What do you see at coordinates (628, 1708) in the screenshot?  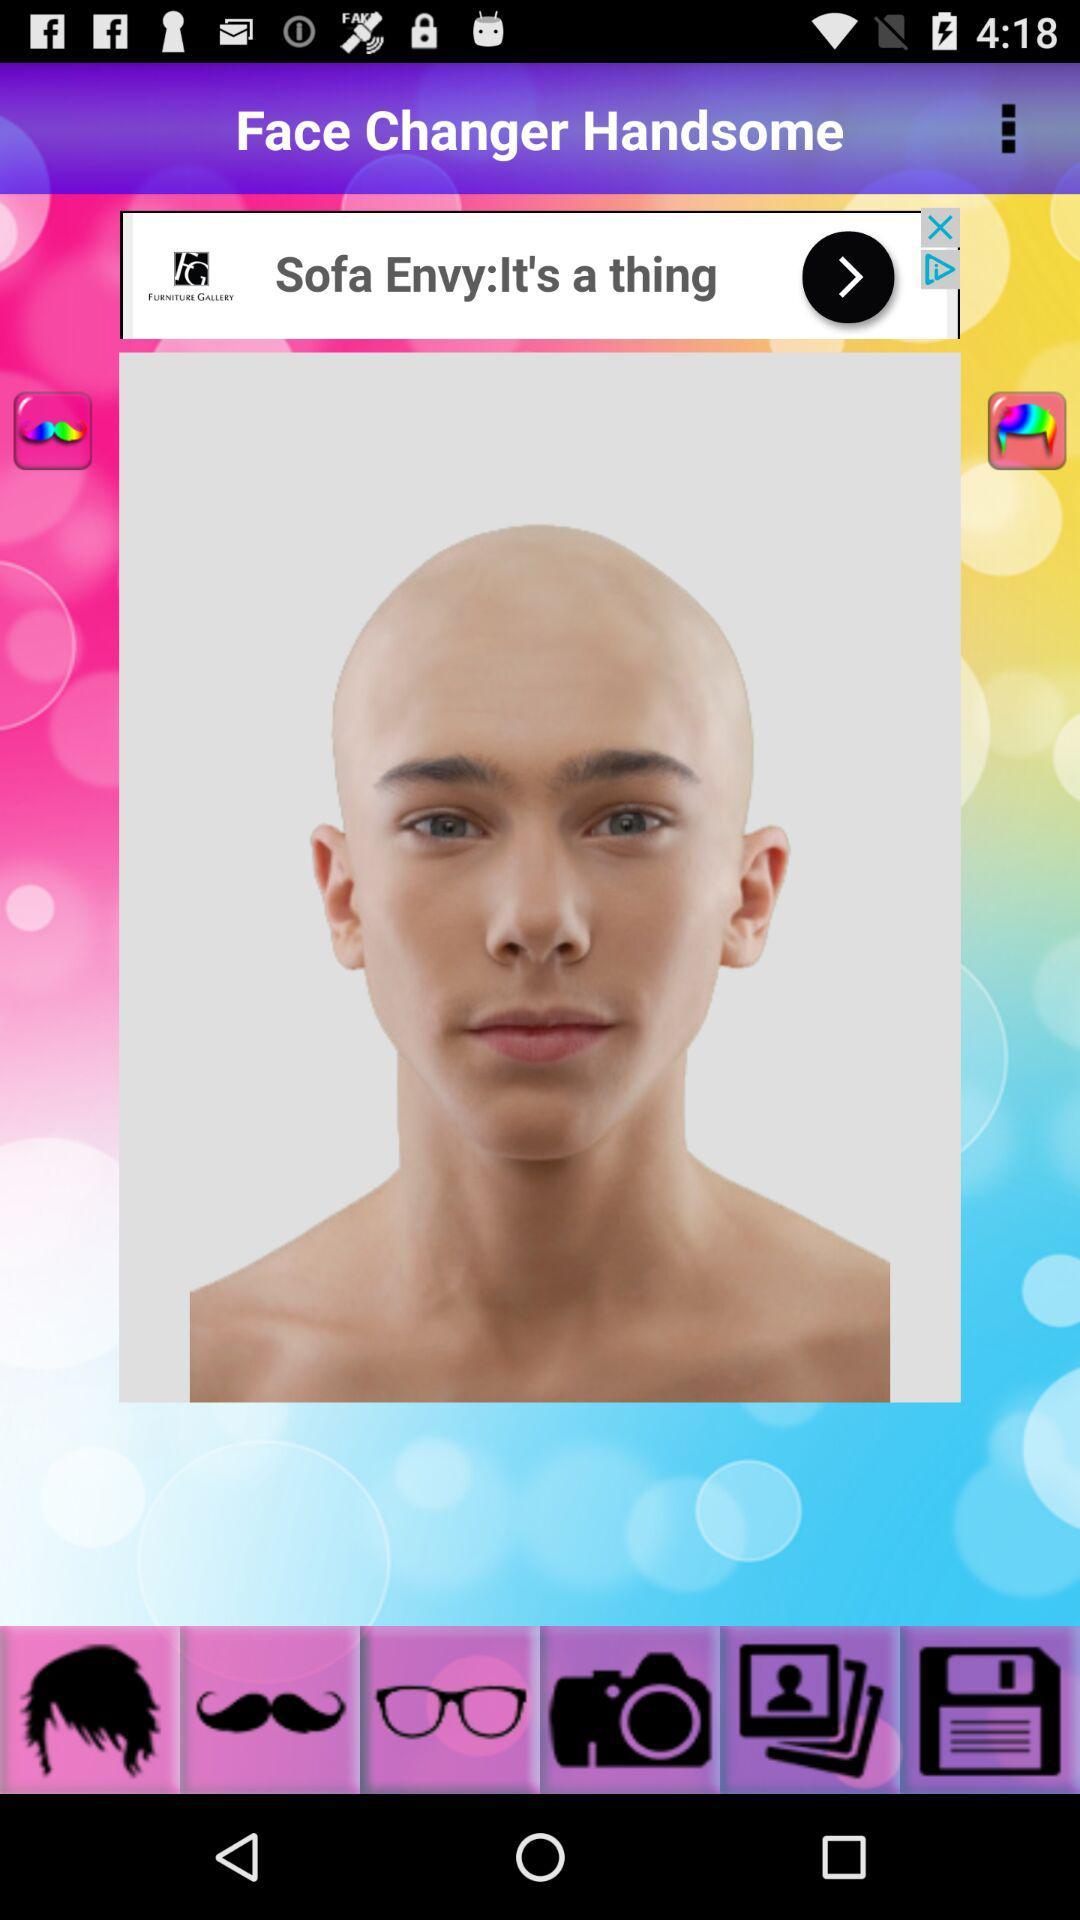 I see `camera` at bounding box center [628, 1708].